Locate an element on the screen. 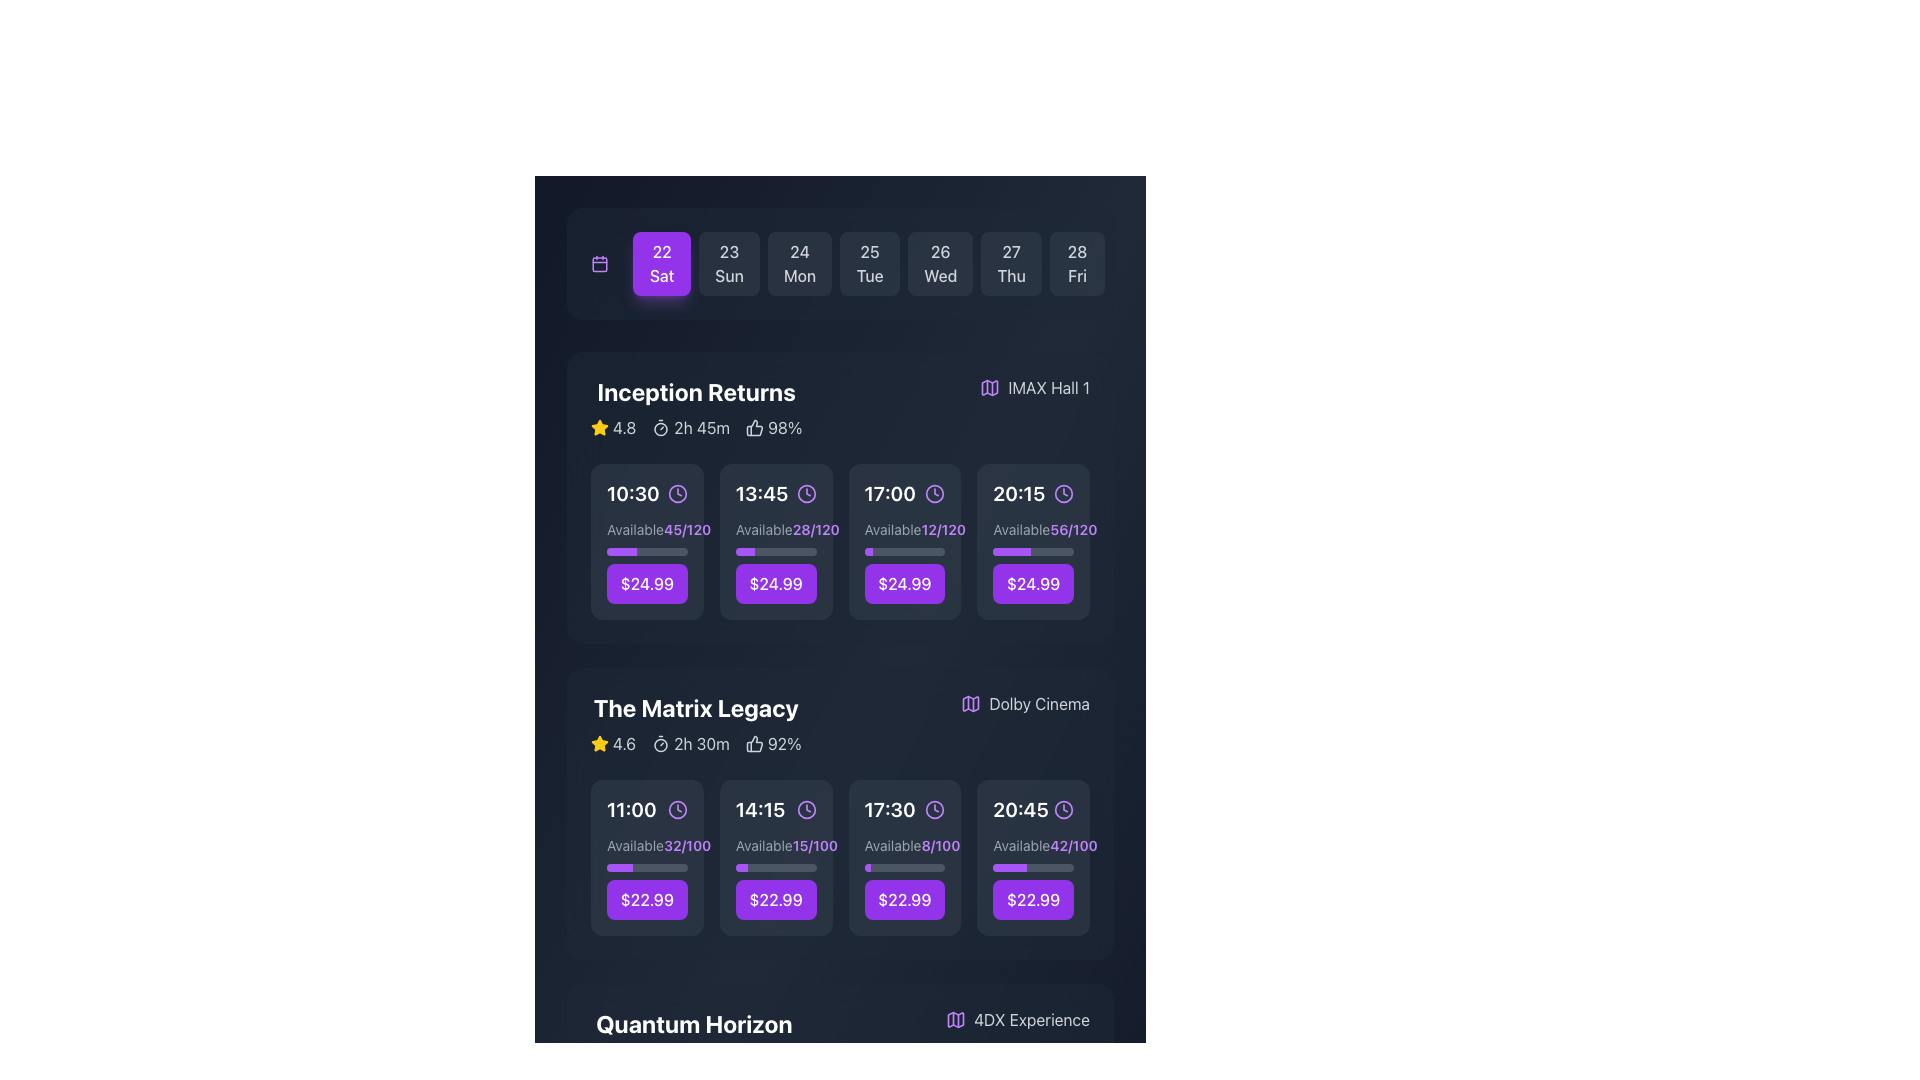  the content of the text display showing the movie showtime '13:45', which is the second time slot under the 'Inception Returns' heading is located at coordinates (761, 493).